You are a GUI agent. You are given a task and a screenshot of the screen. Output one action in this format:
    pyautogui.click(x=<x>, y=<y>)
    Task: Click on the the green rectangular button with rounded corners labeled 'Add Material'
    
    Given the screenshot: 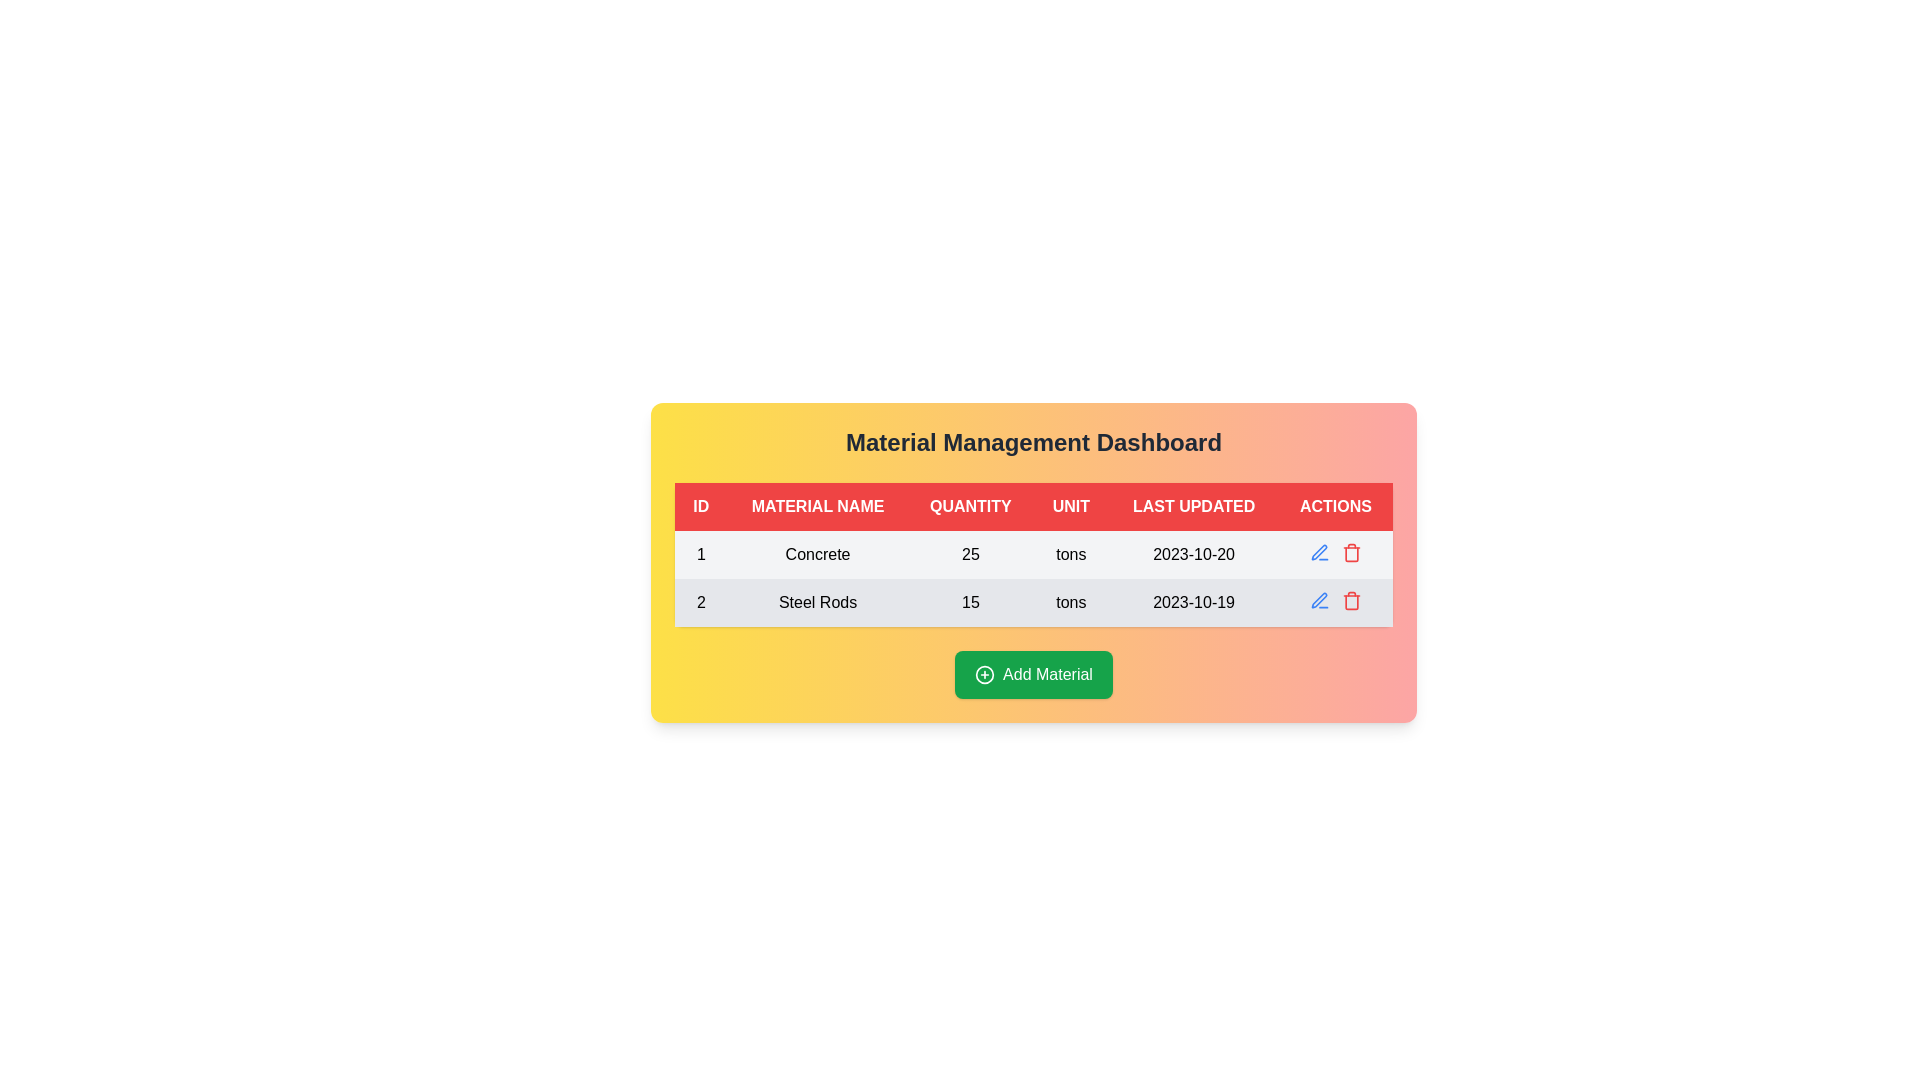 What is the action you would take?
    pyautogui.click(x=1033, y=675)
    